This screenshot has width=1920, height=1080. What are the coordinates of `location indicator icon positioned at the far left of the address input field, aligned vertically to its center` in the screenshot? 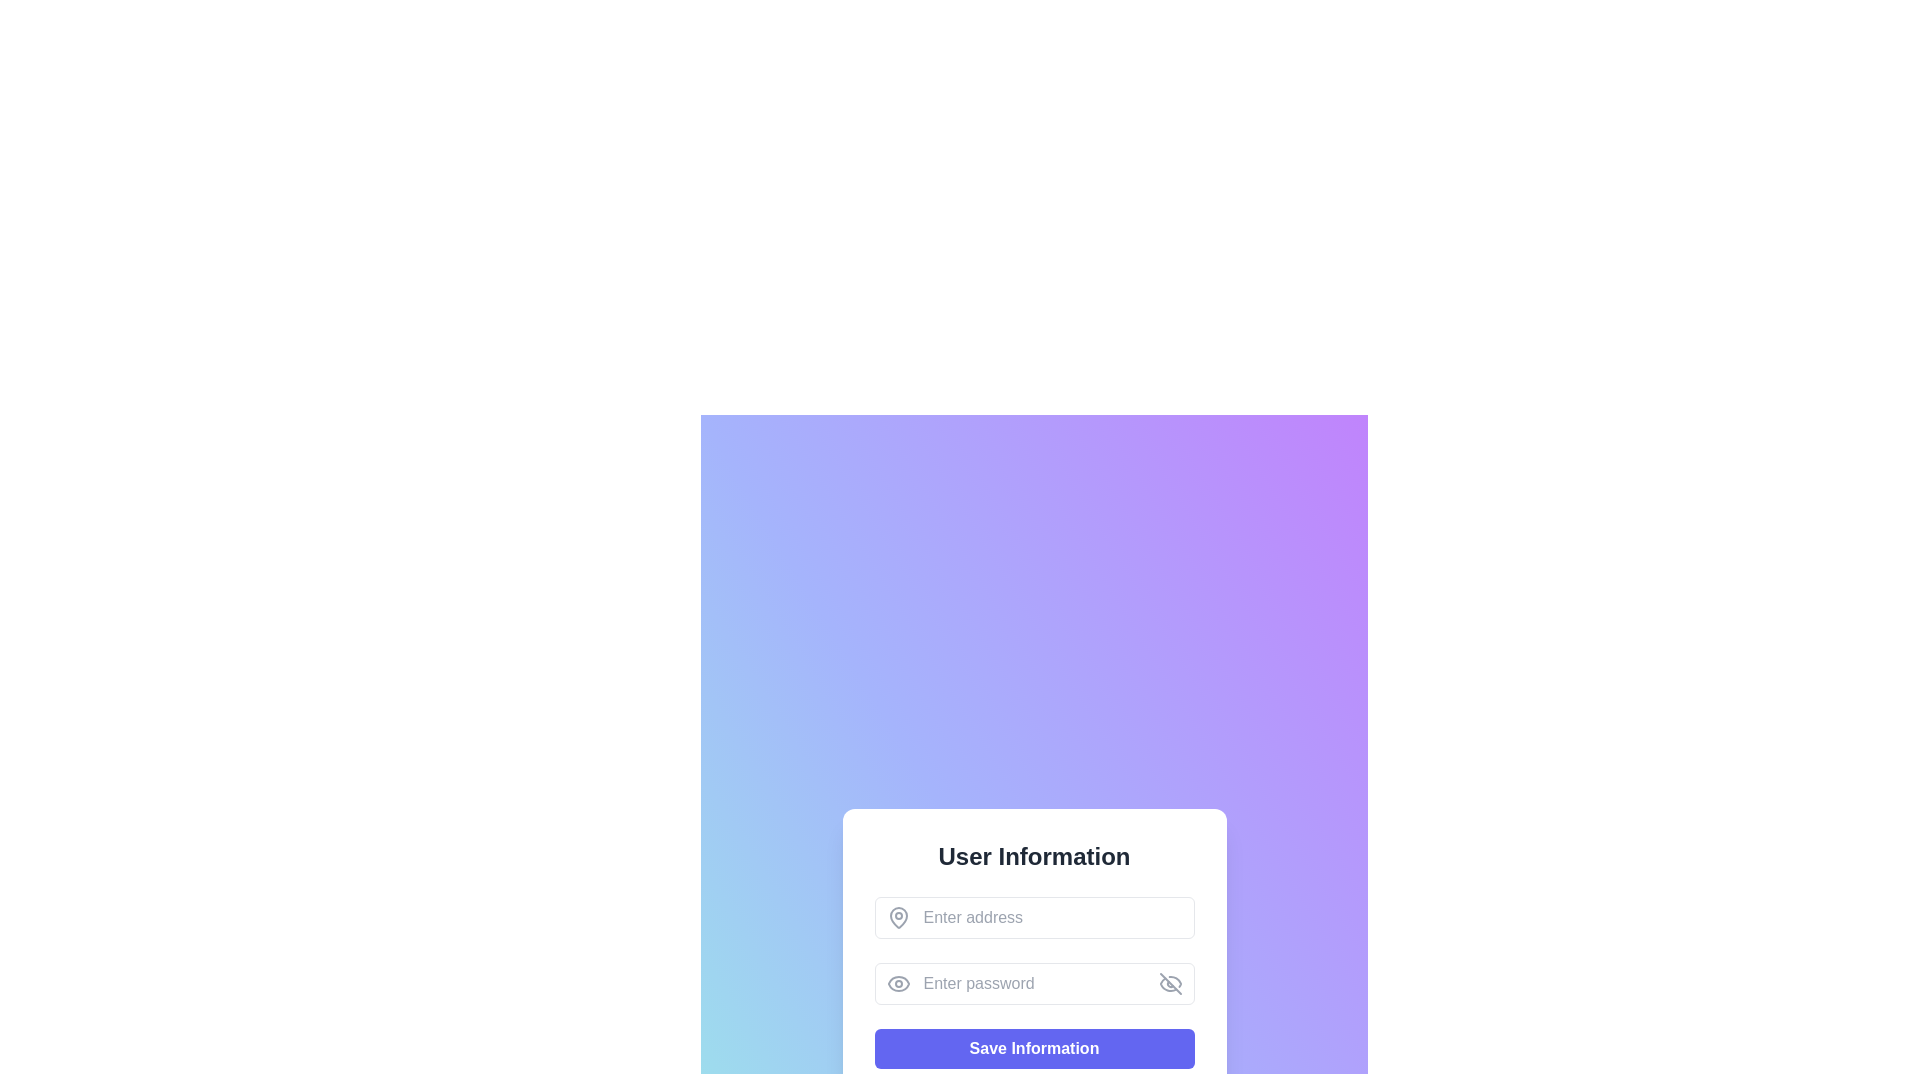 It's located at (897, 918).